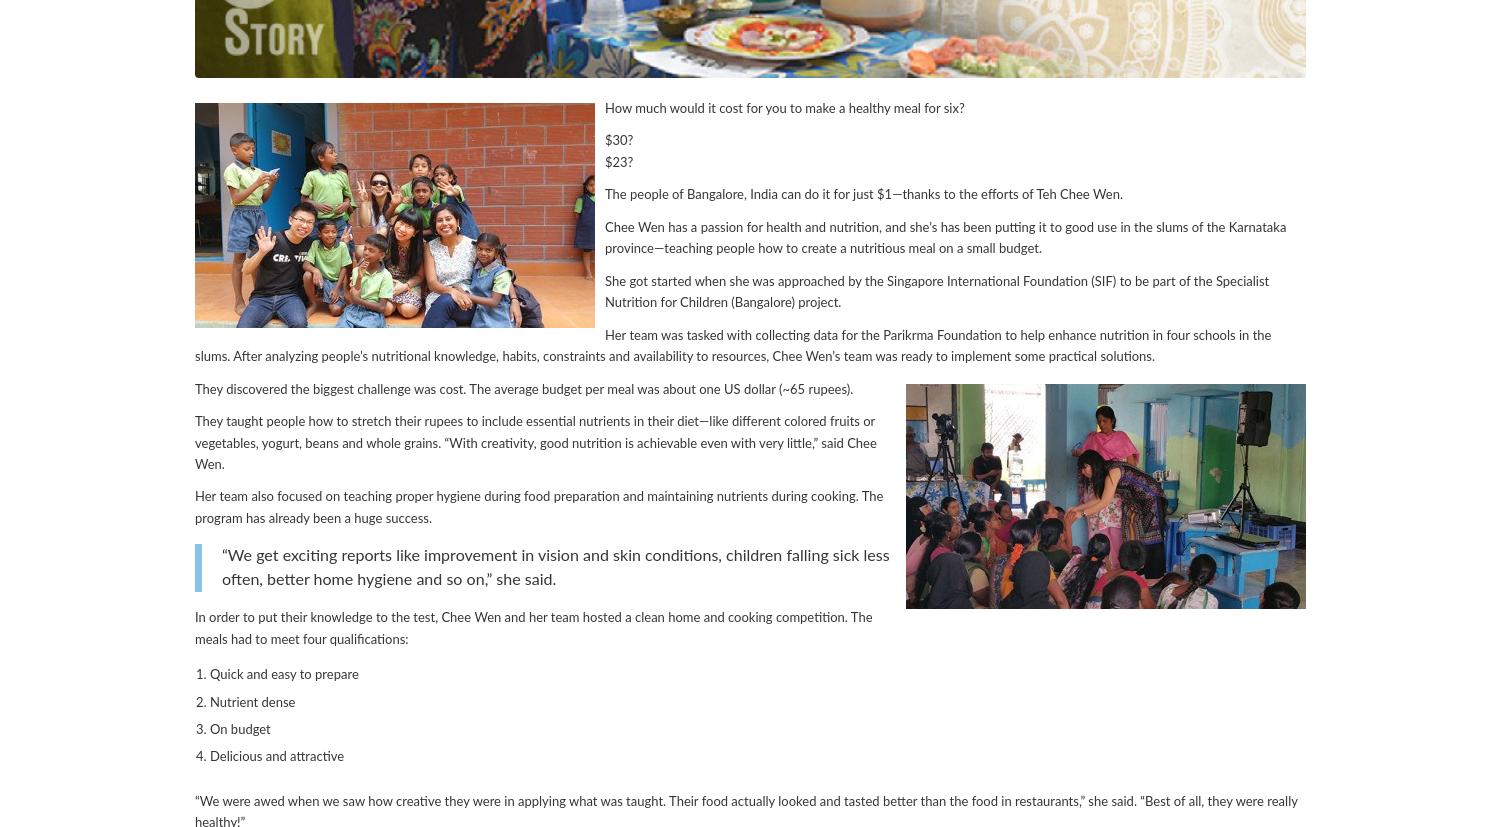 The height and width of the screenshot is (827, 1500). I want to click on 'Nutrient dense', so click(252, 702).